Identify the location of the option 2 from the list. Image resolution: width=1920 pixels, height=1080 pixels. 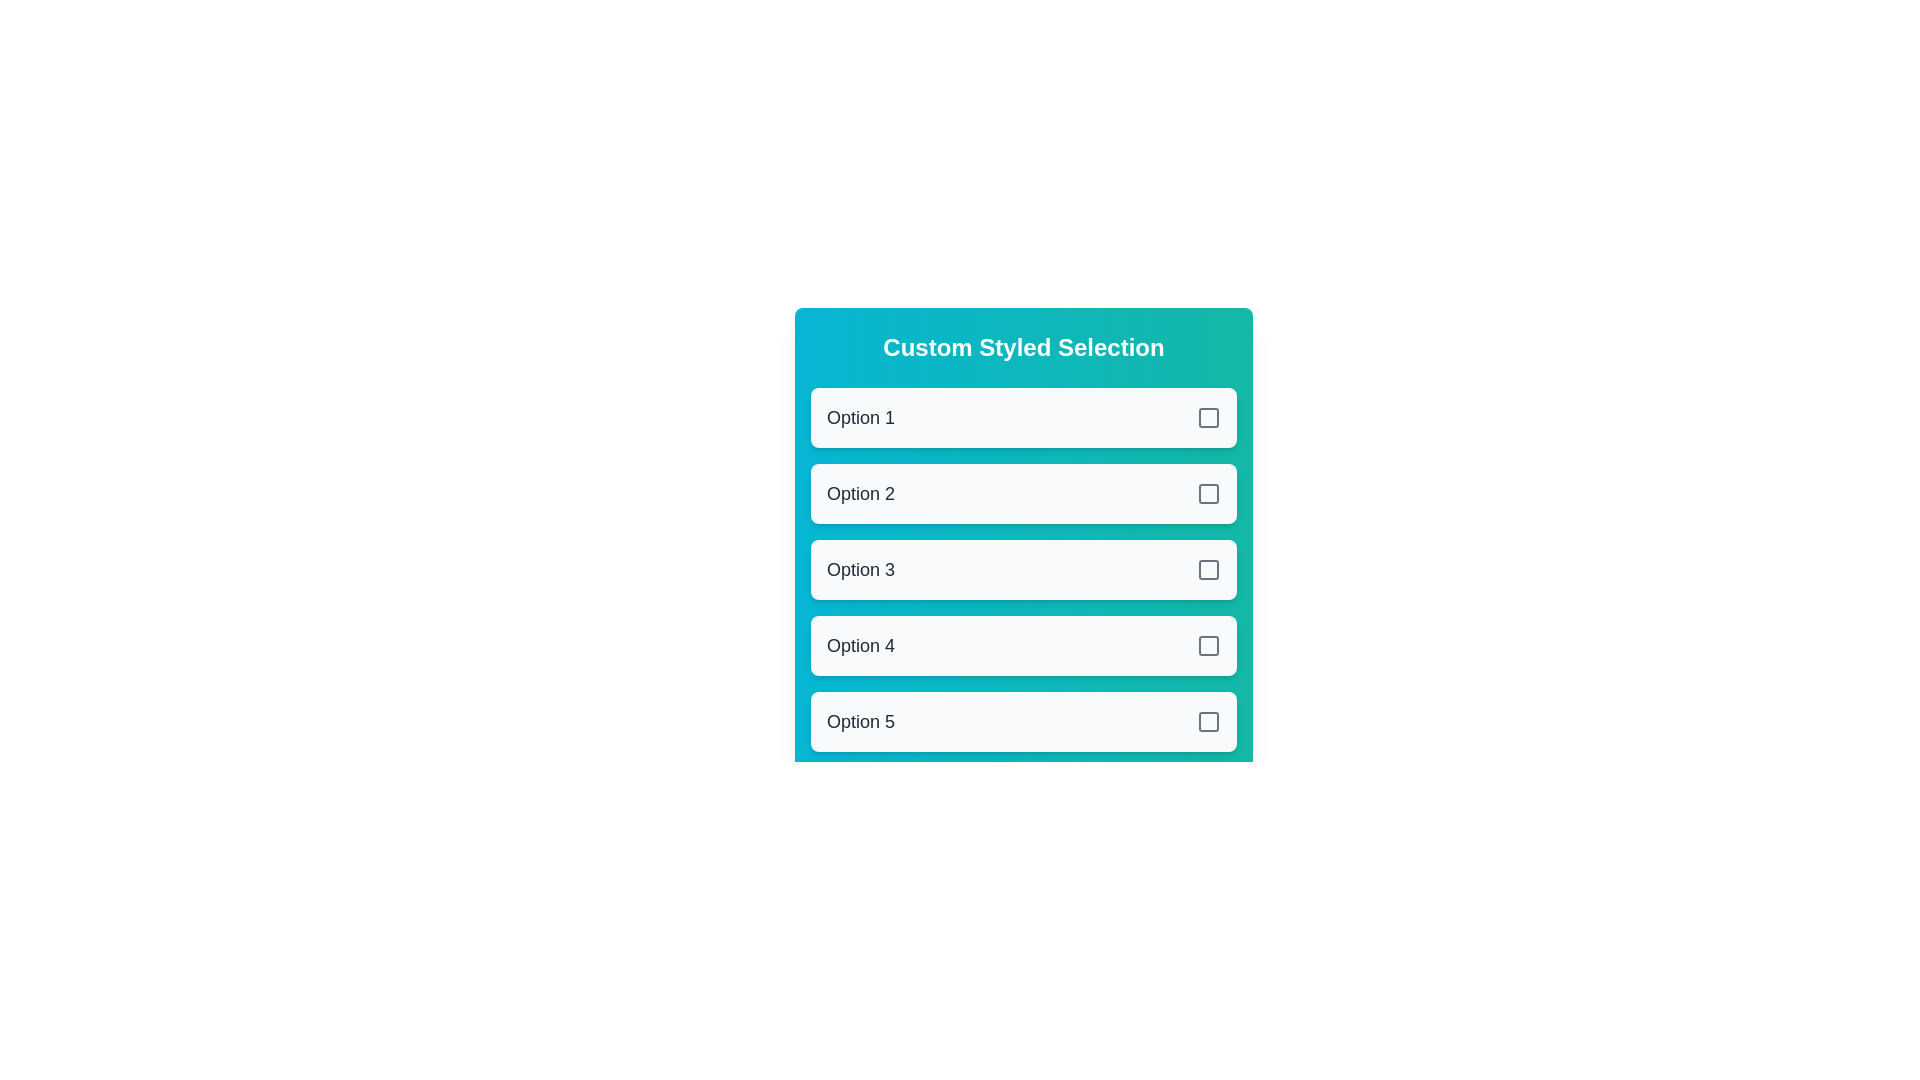
(1023, 493).